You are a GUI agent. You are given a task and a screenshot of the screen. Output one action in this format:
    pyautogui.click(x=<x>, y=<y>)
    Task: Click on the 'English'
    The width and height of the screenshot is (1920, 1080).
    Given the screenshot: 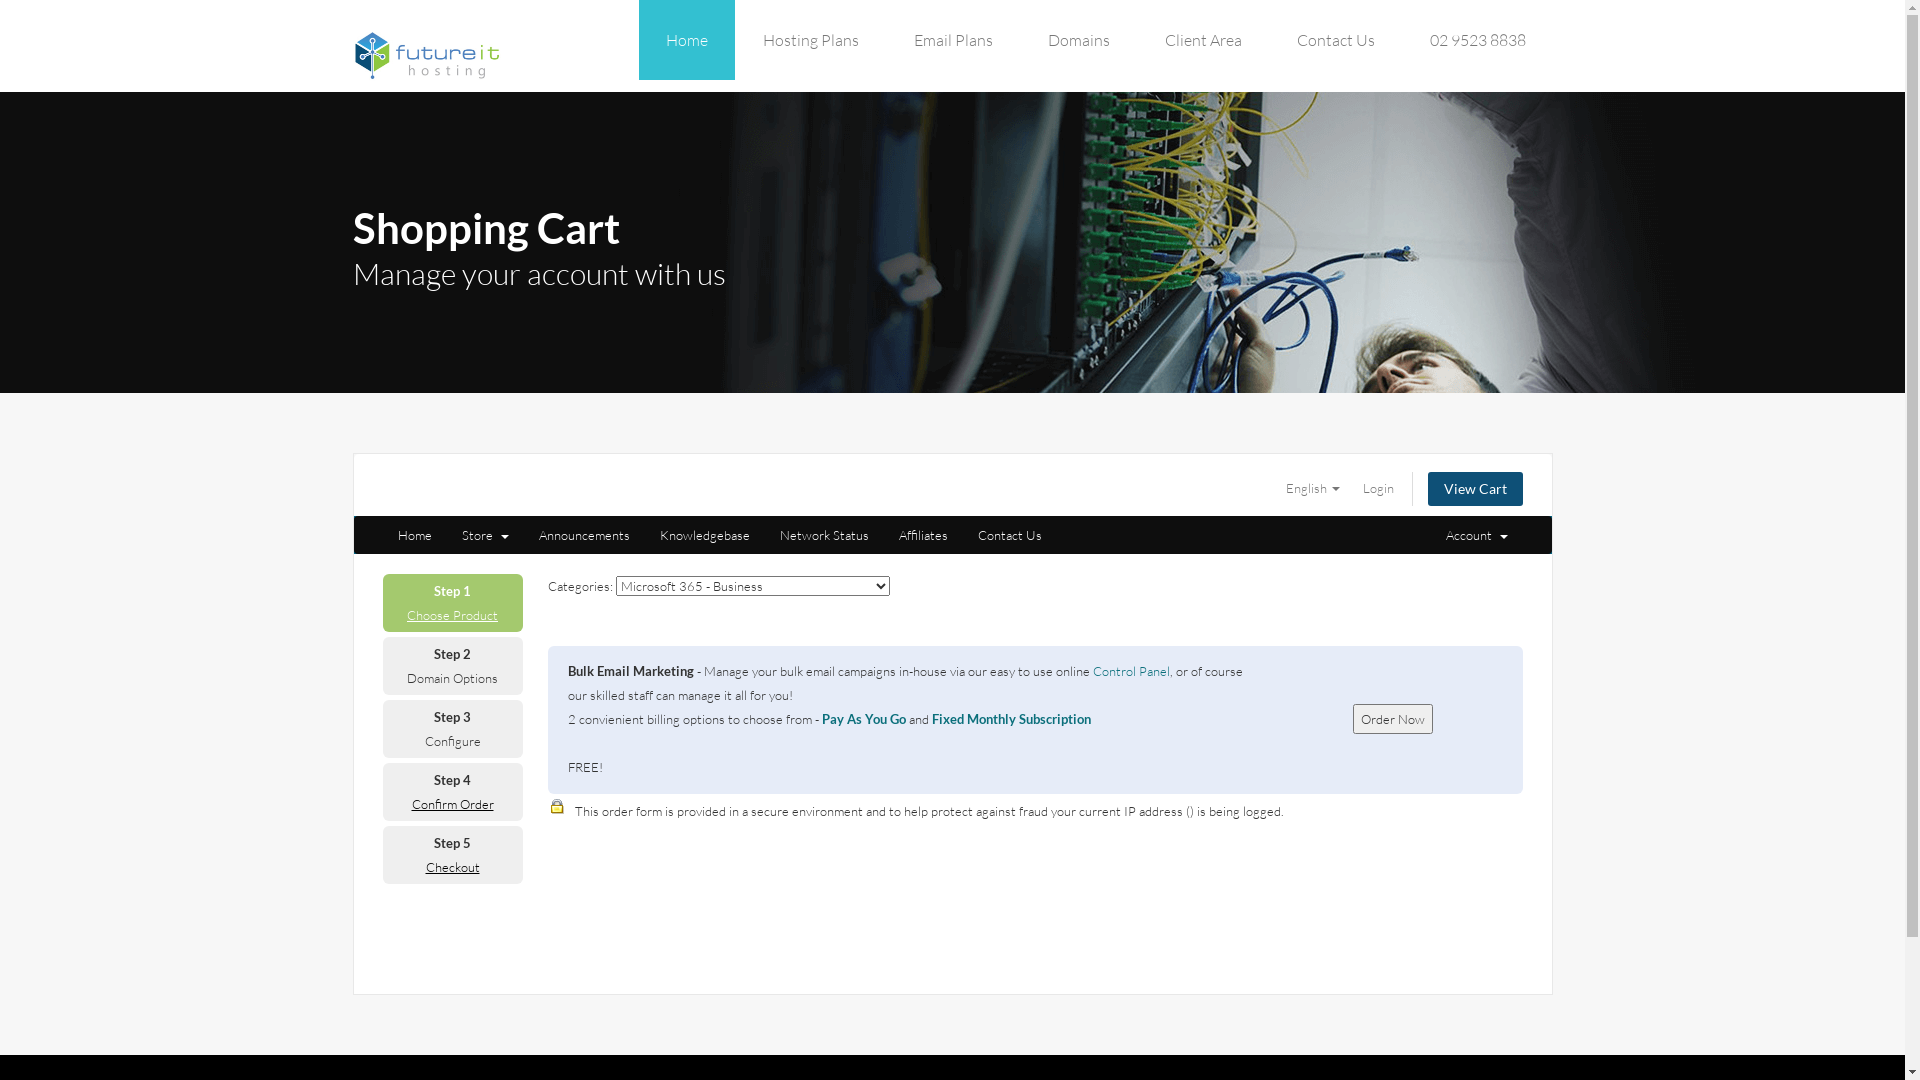 What is the action you would take?
    pyautogui.click(x=1313, y=488)
    